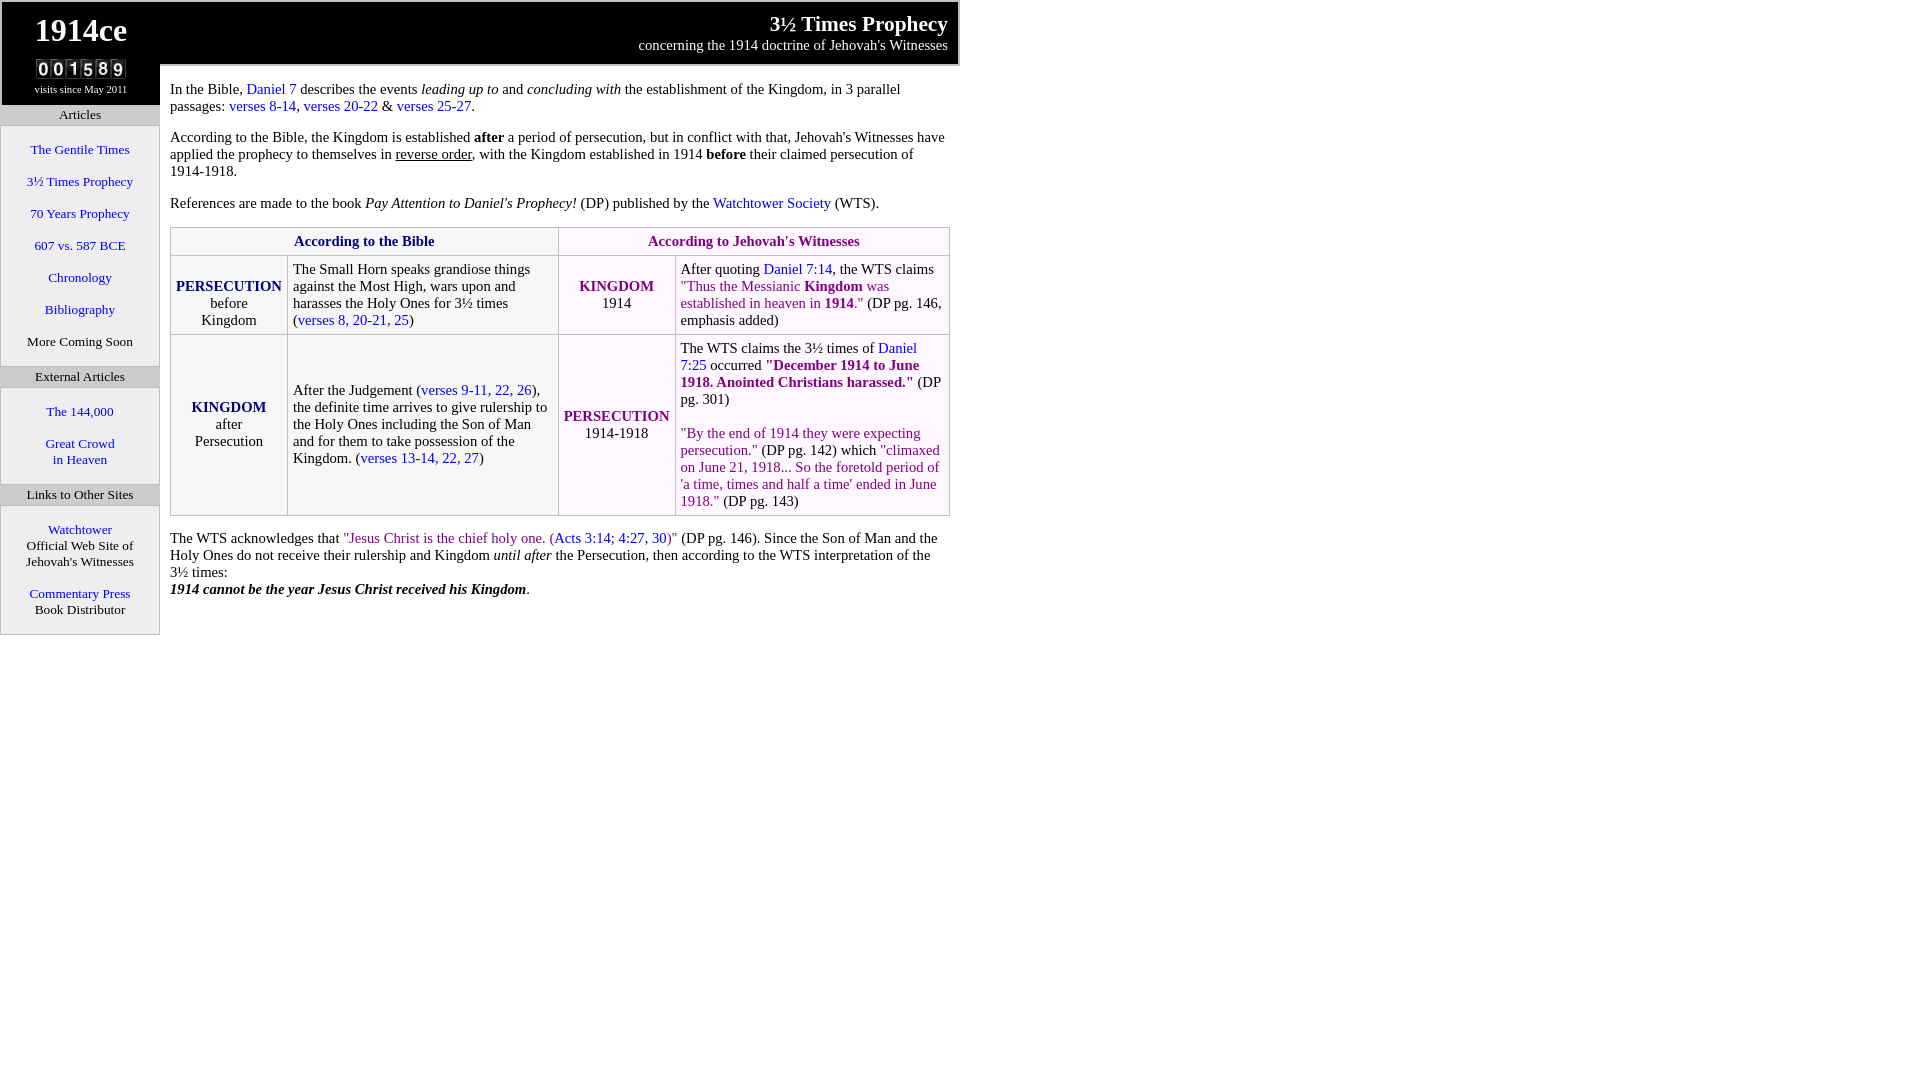 The width and height of the screenshot is (1920, 1080). I want to click on 'Great Crowd, so click(79, 451).